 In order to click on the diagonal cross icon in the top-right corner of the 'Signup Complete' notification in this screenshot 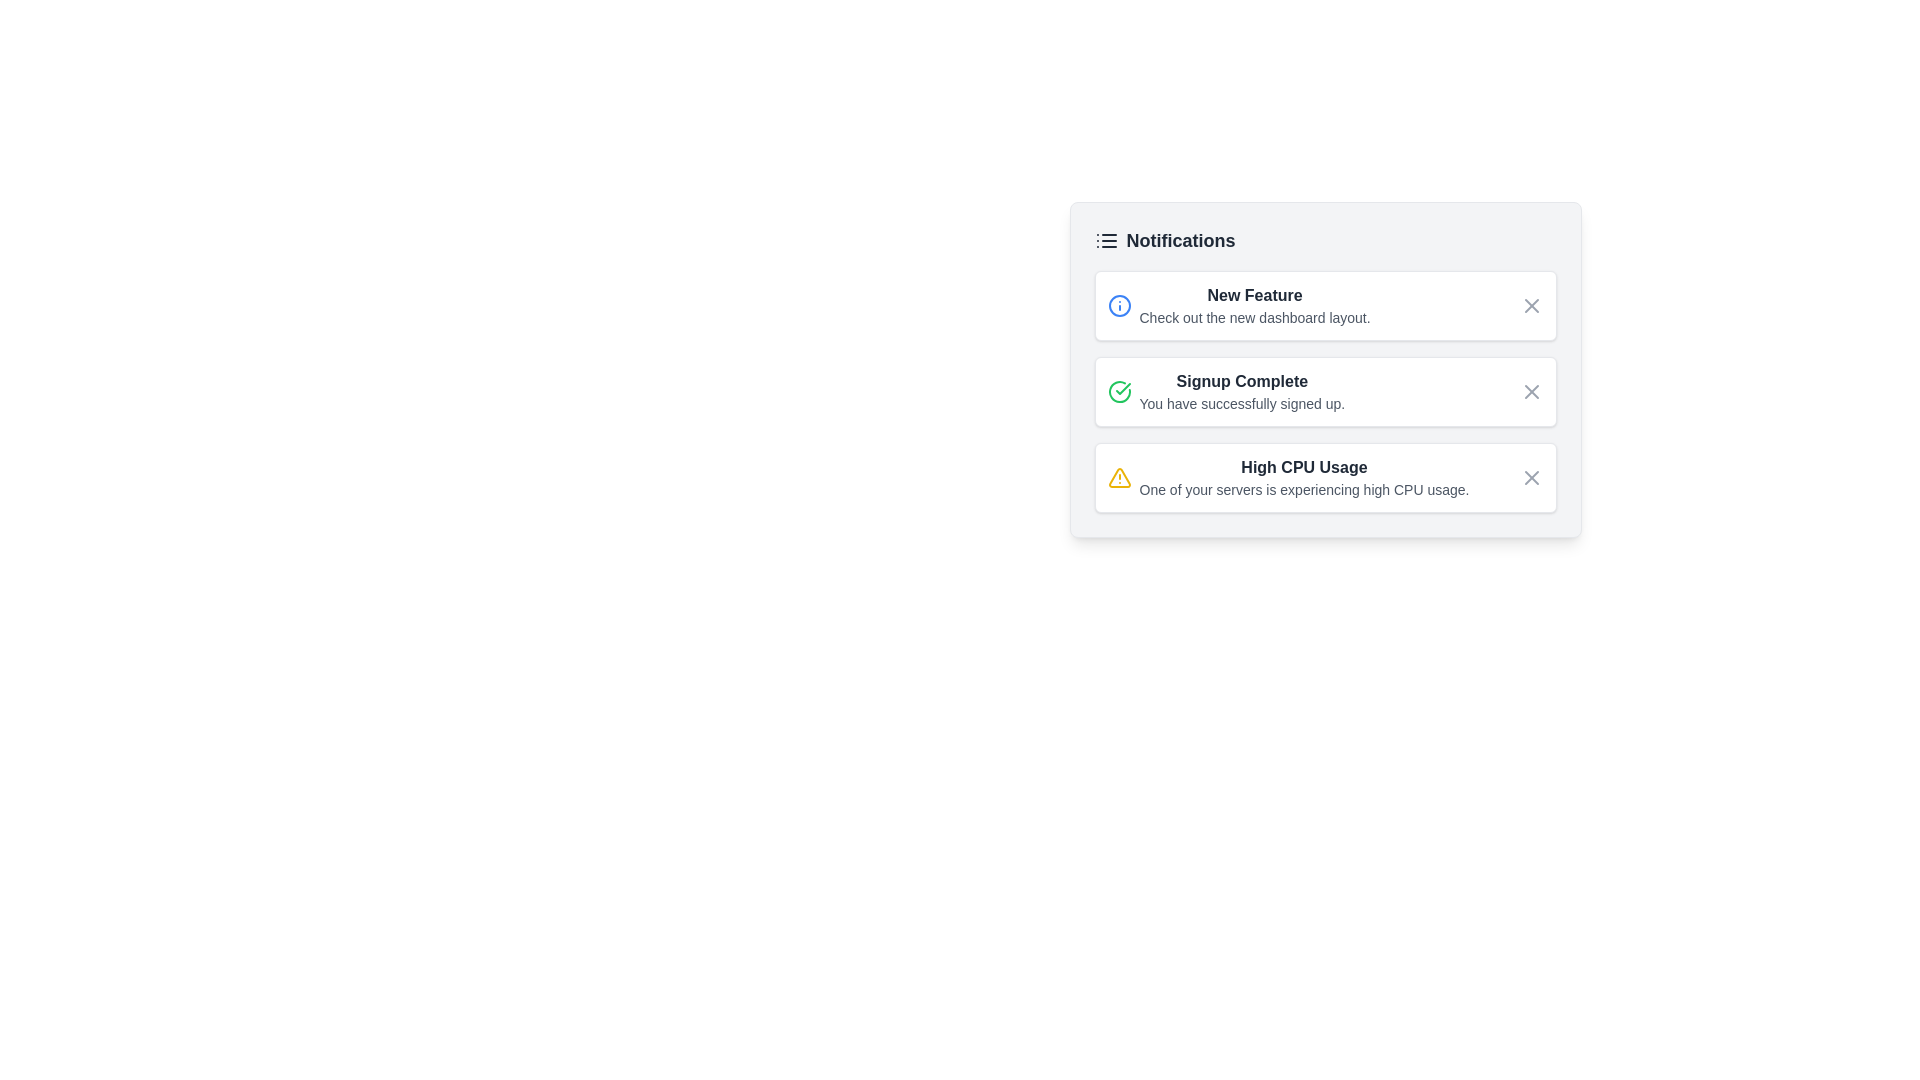, I will do `click(1530, 392)`.